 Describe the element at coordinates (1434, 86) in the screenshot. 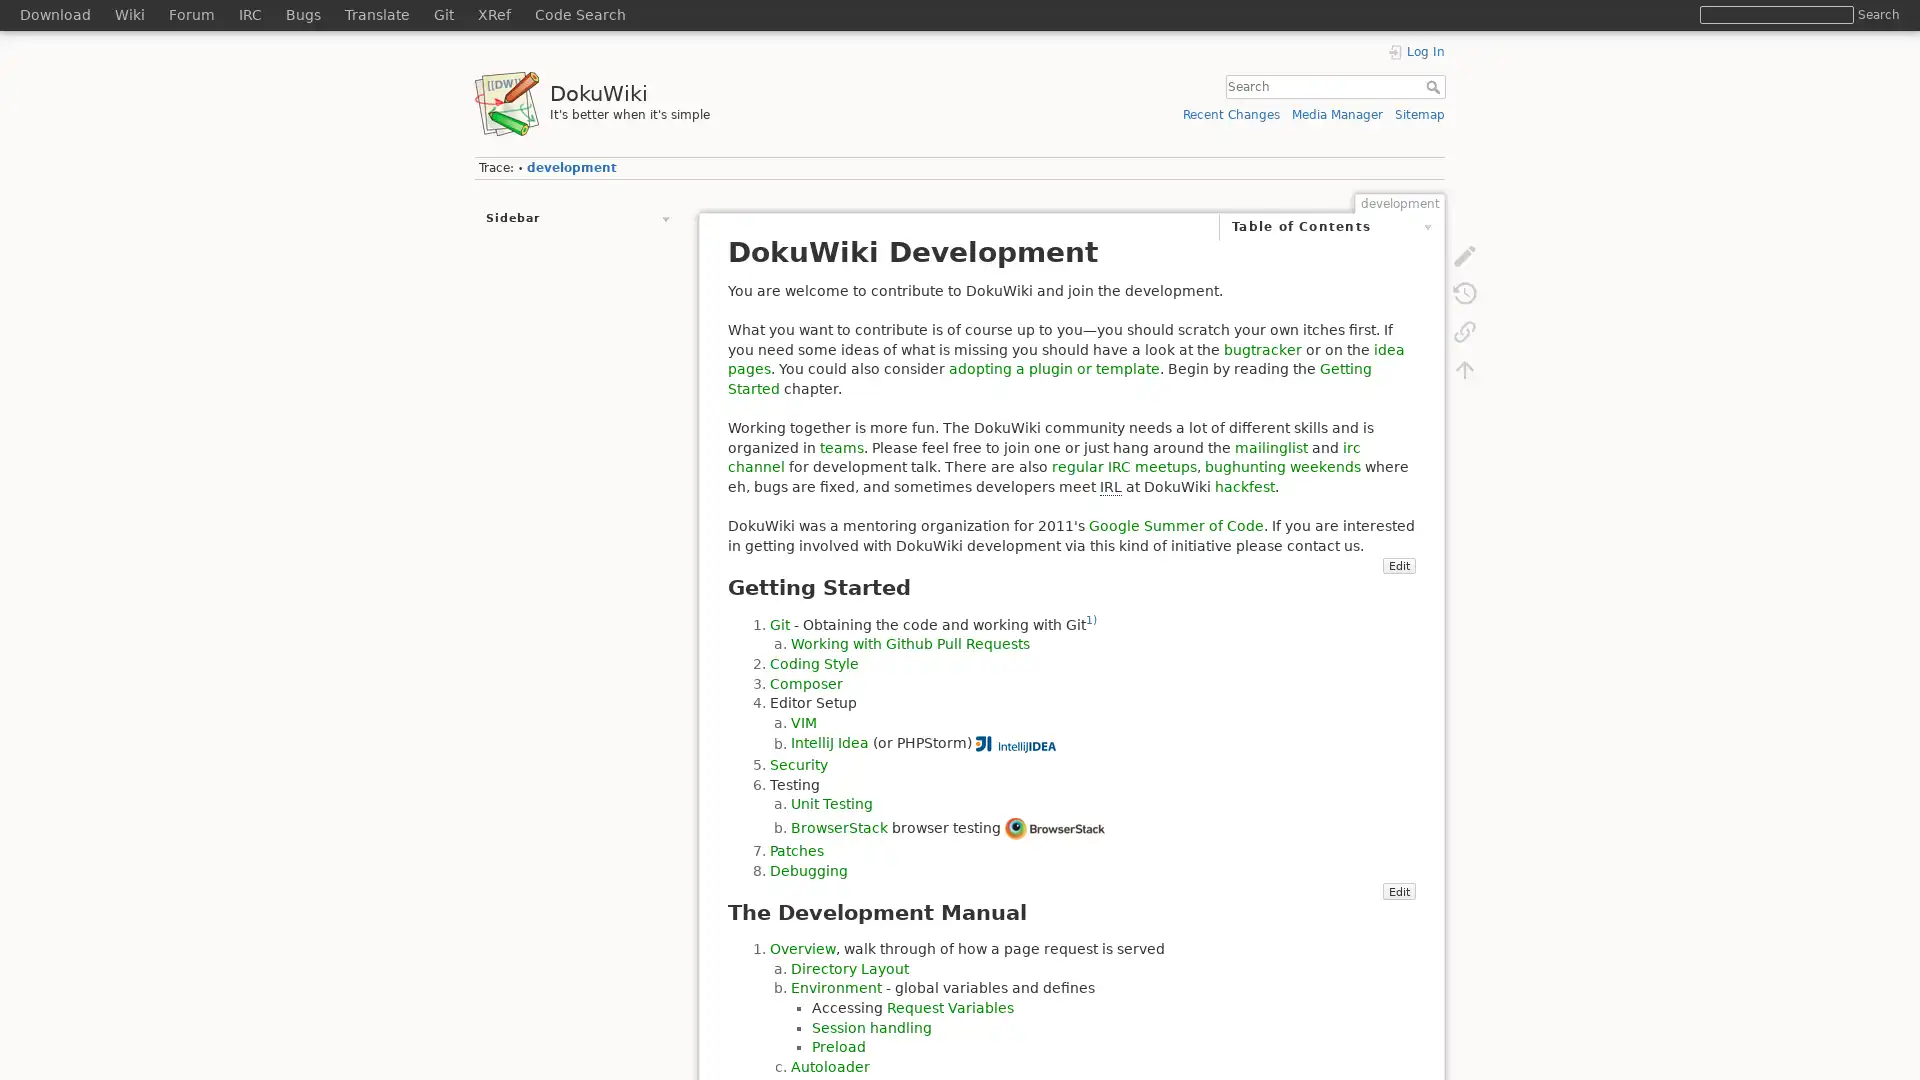

I see `Search` at that location.